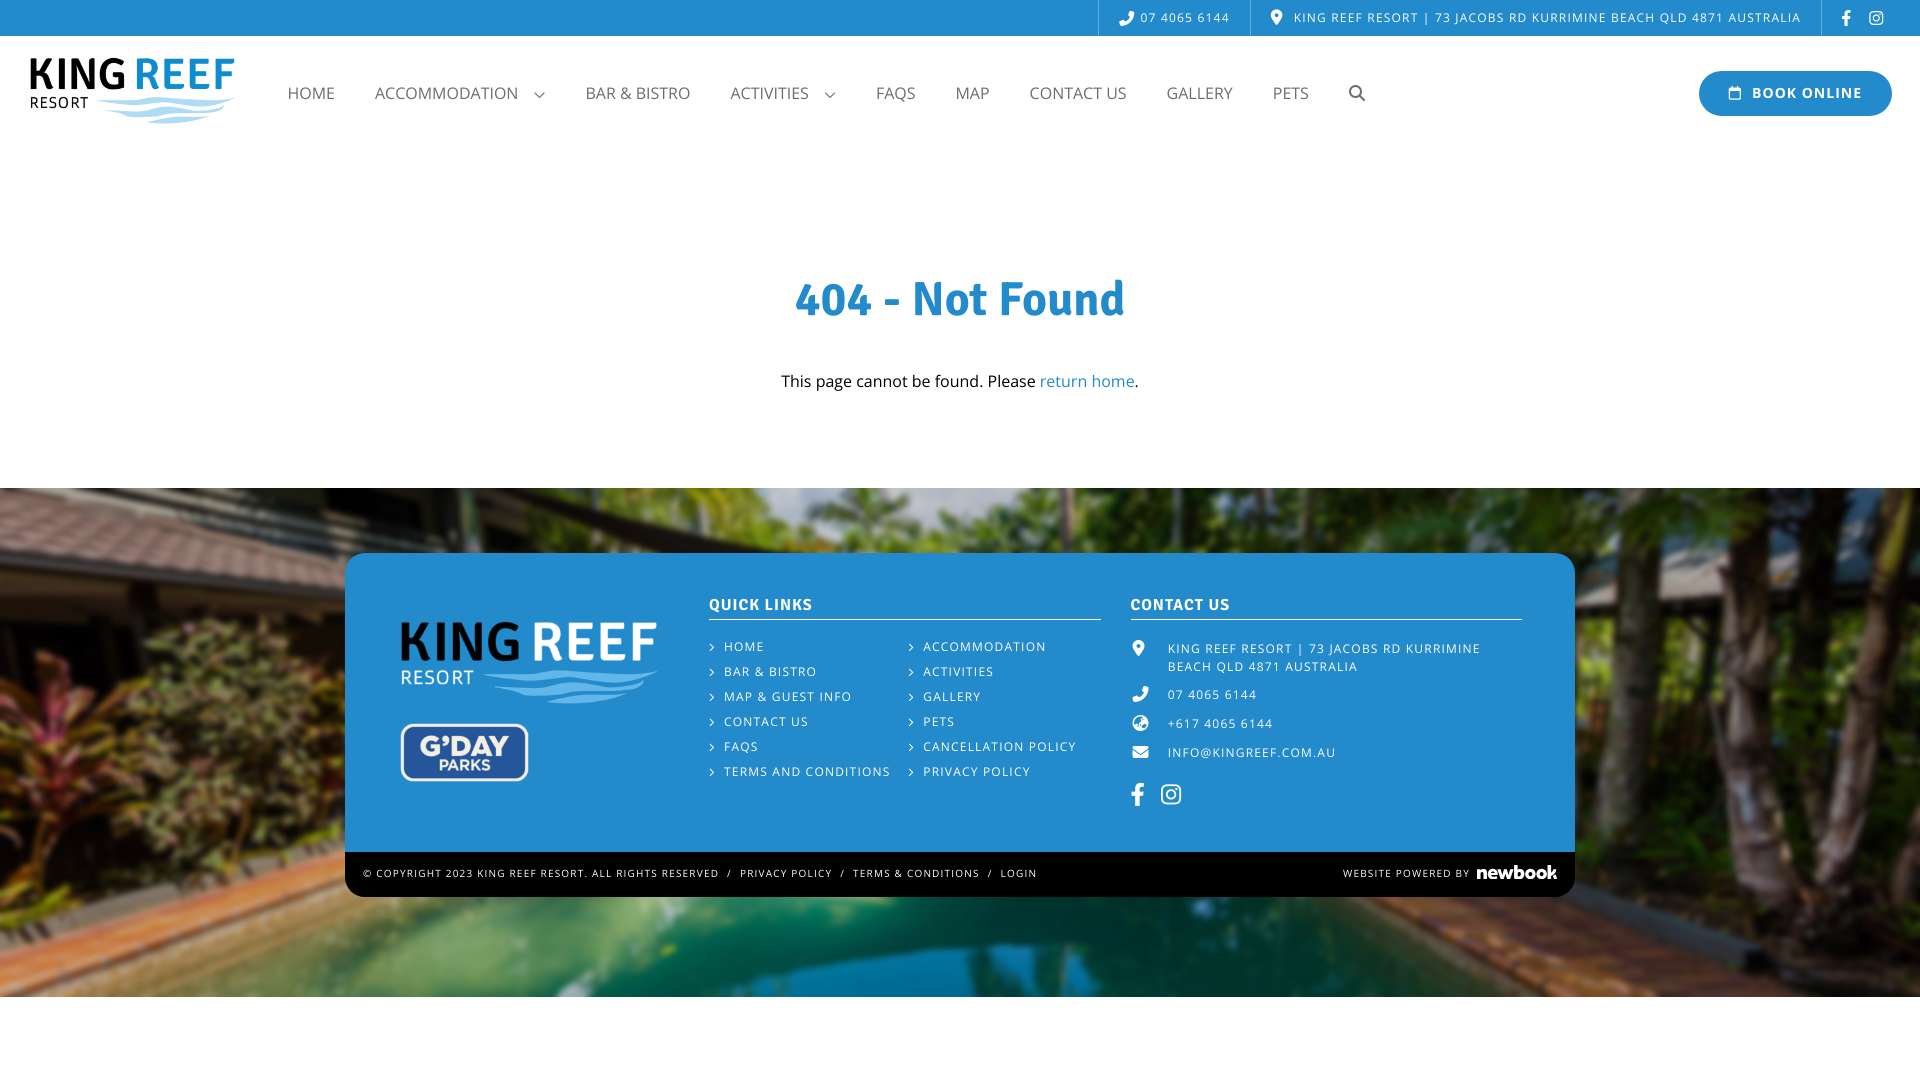 The image size is (1920, 1080). What do you see at coordinates (1173, 18) in the screenshot?
I see `'07 4065 6144'` at bounding box center [1173, 18].